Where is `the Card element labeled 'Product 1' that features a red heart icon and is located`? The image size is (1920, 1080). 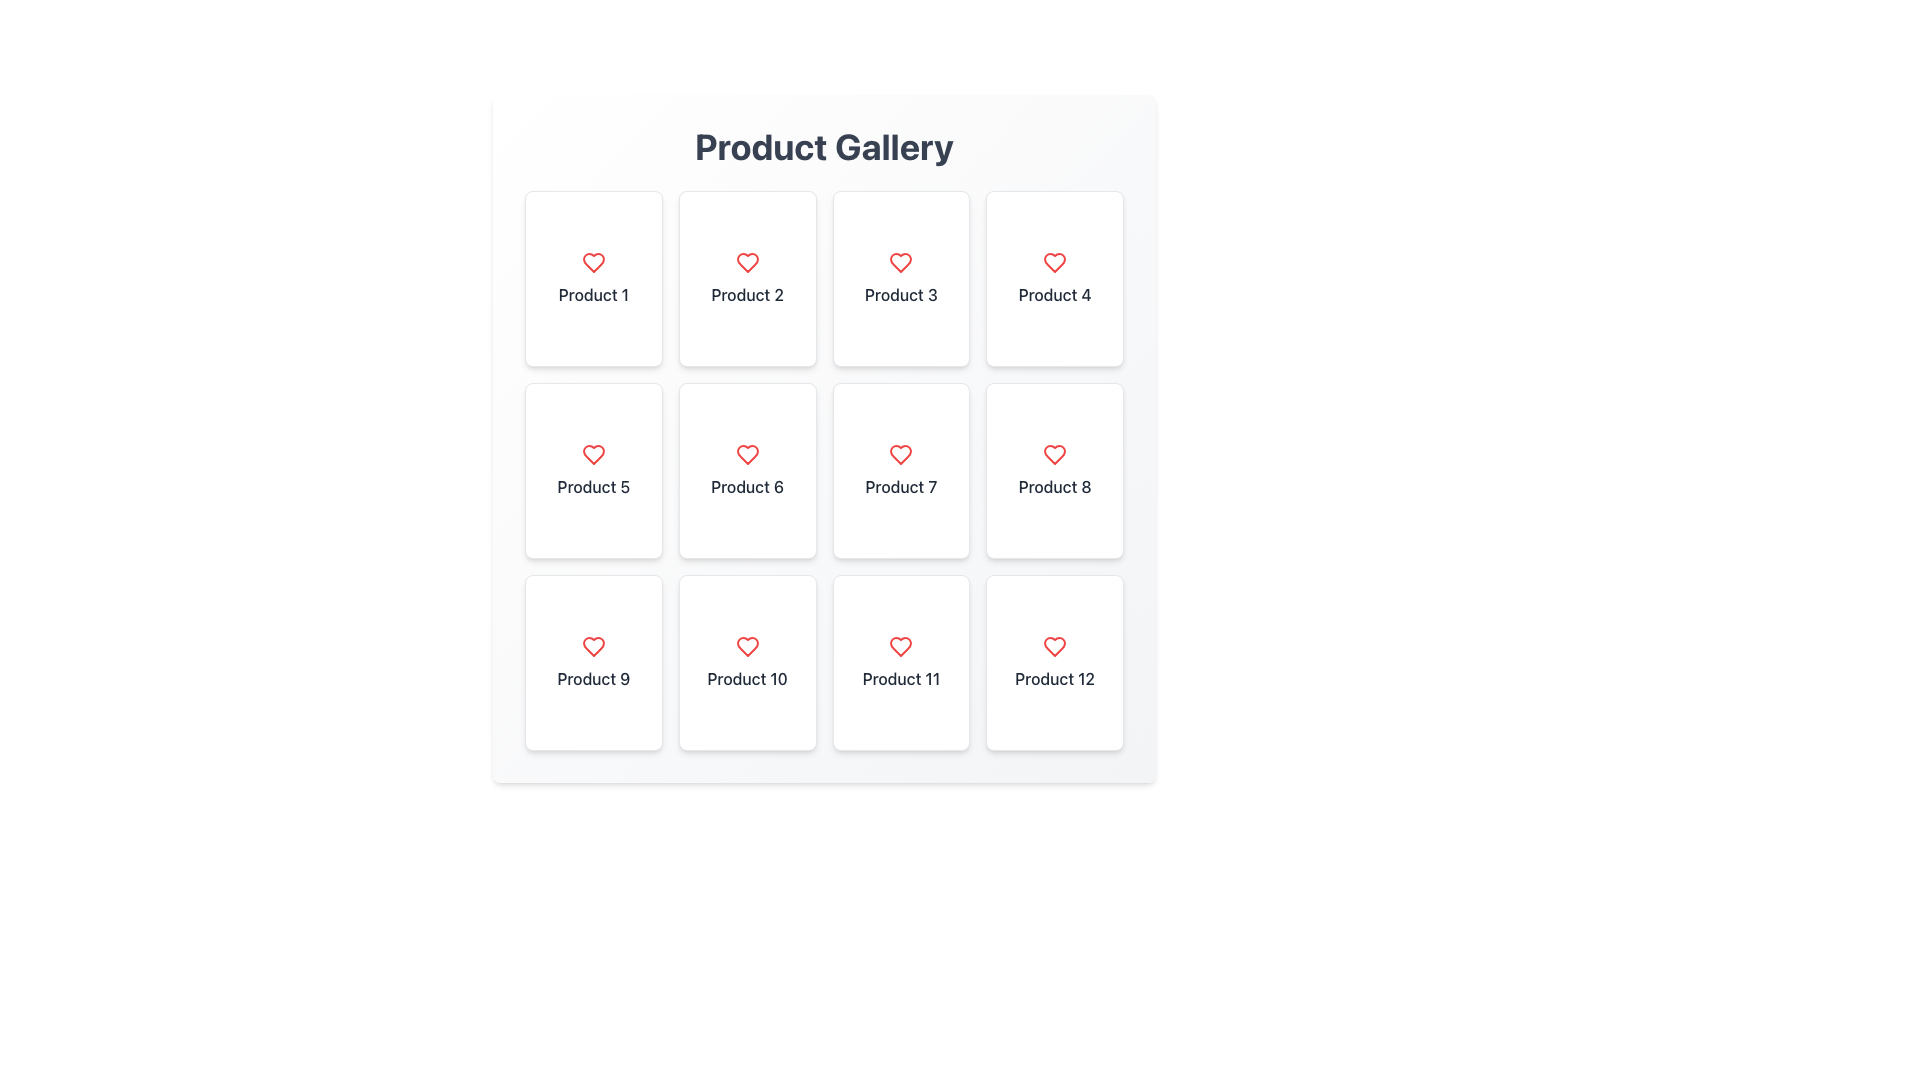
the Card element labeled 'Product 1' that features a red heart icon and is located is located at coordinates (592, 278).